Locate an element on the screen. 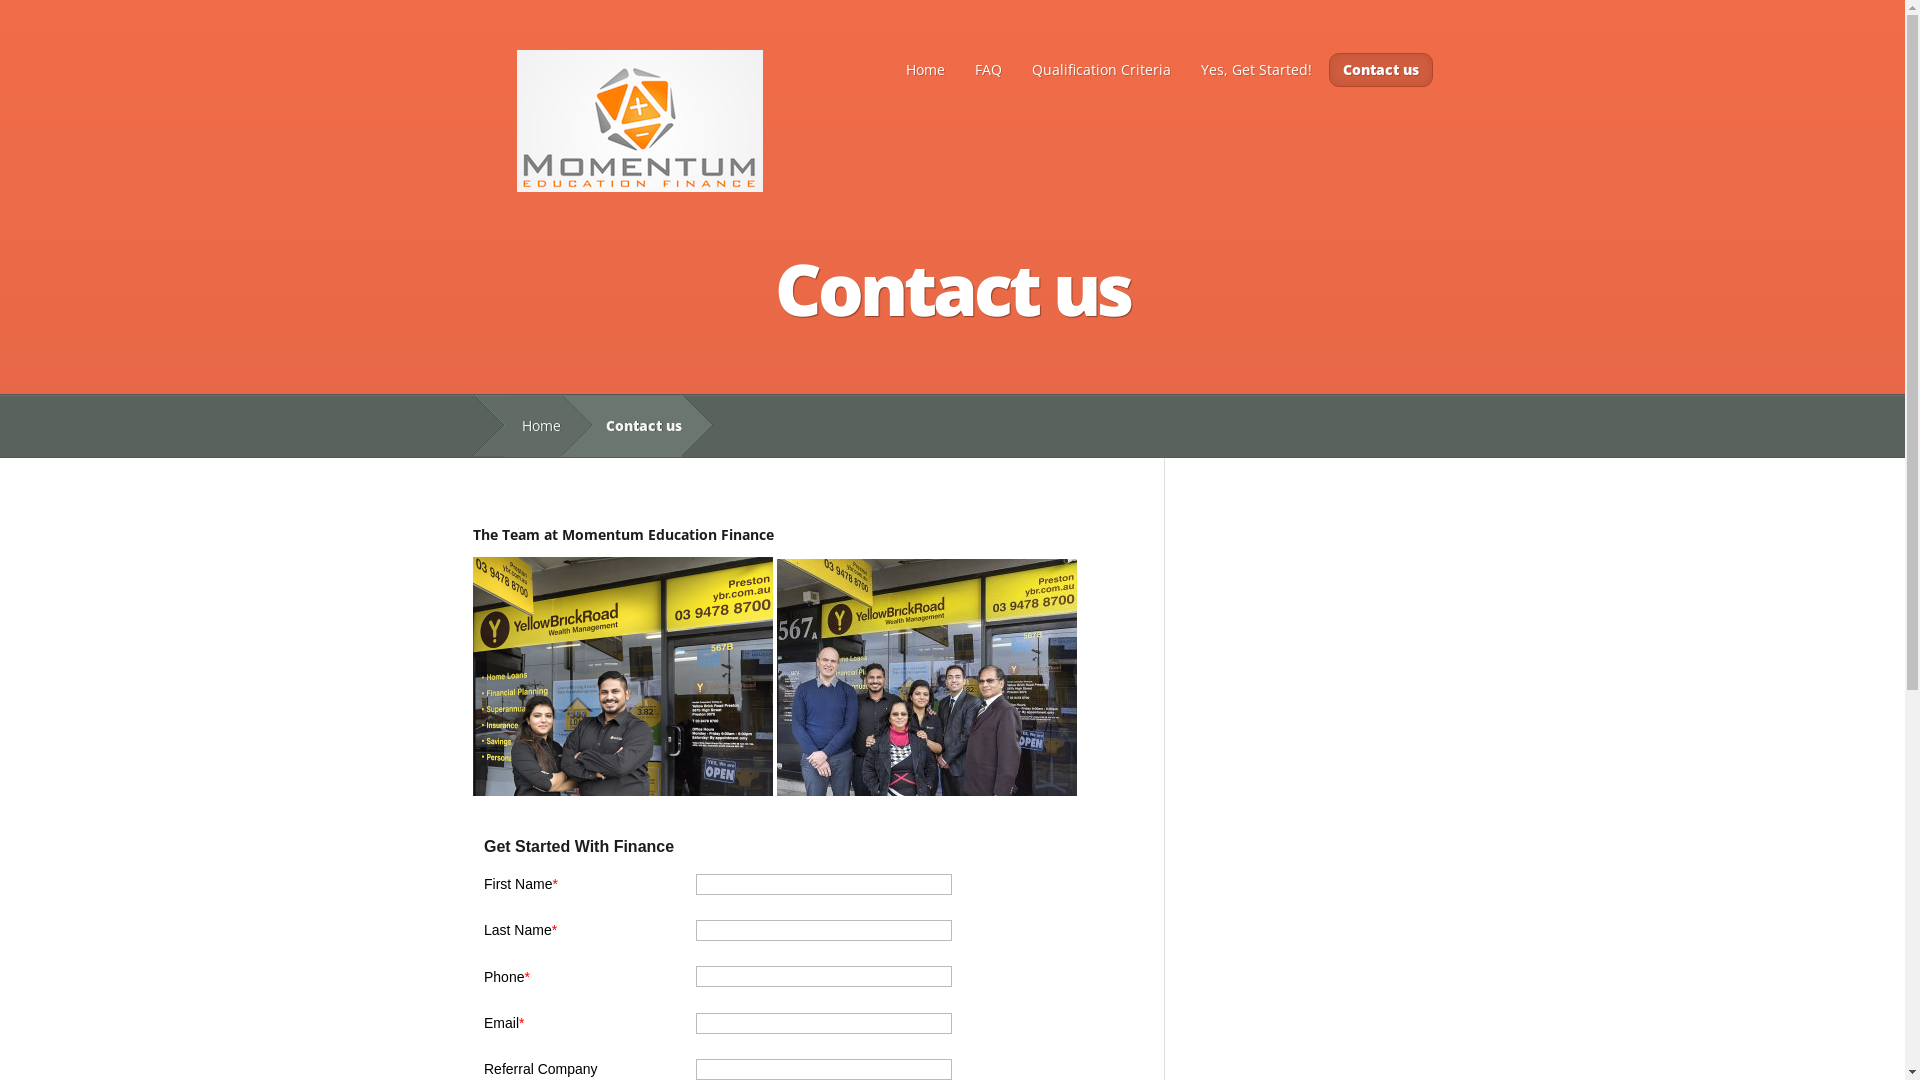 The width and height of the screenshot is (1920, 1080). 'Home' is located at coordinates (532, 425).